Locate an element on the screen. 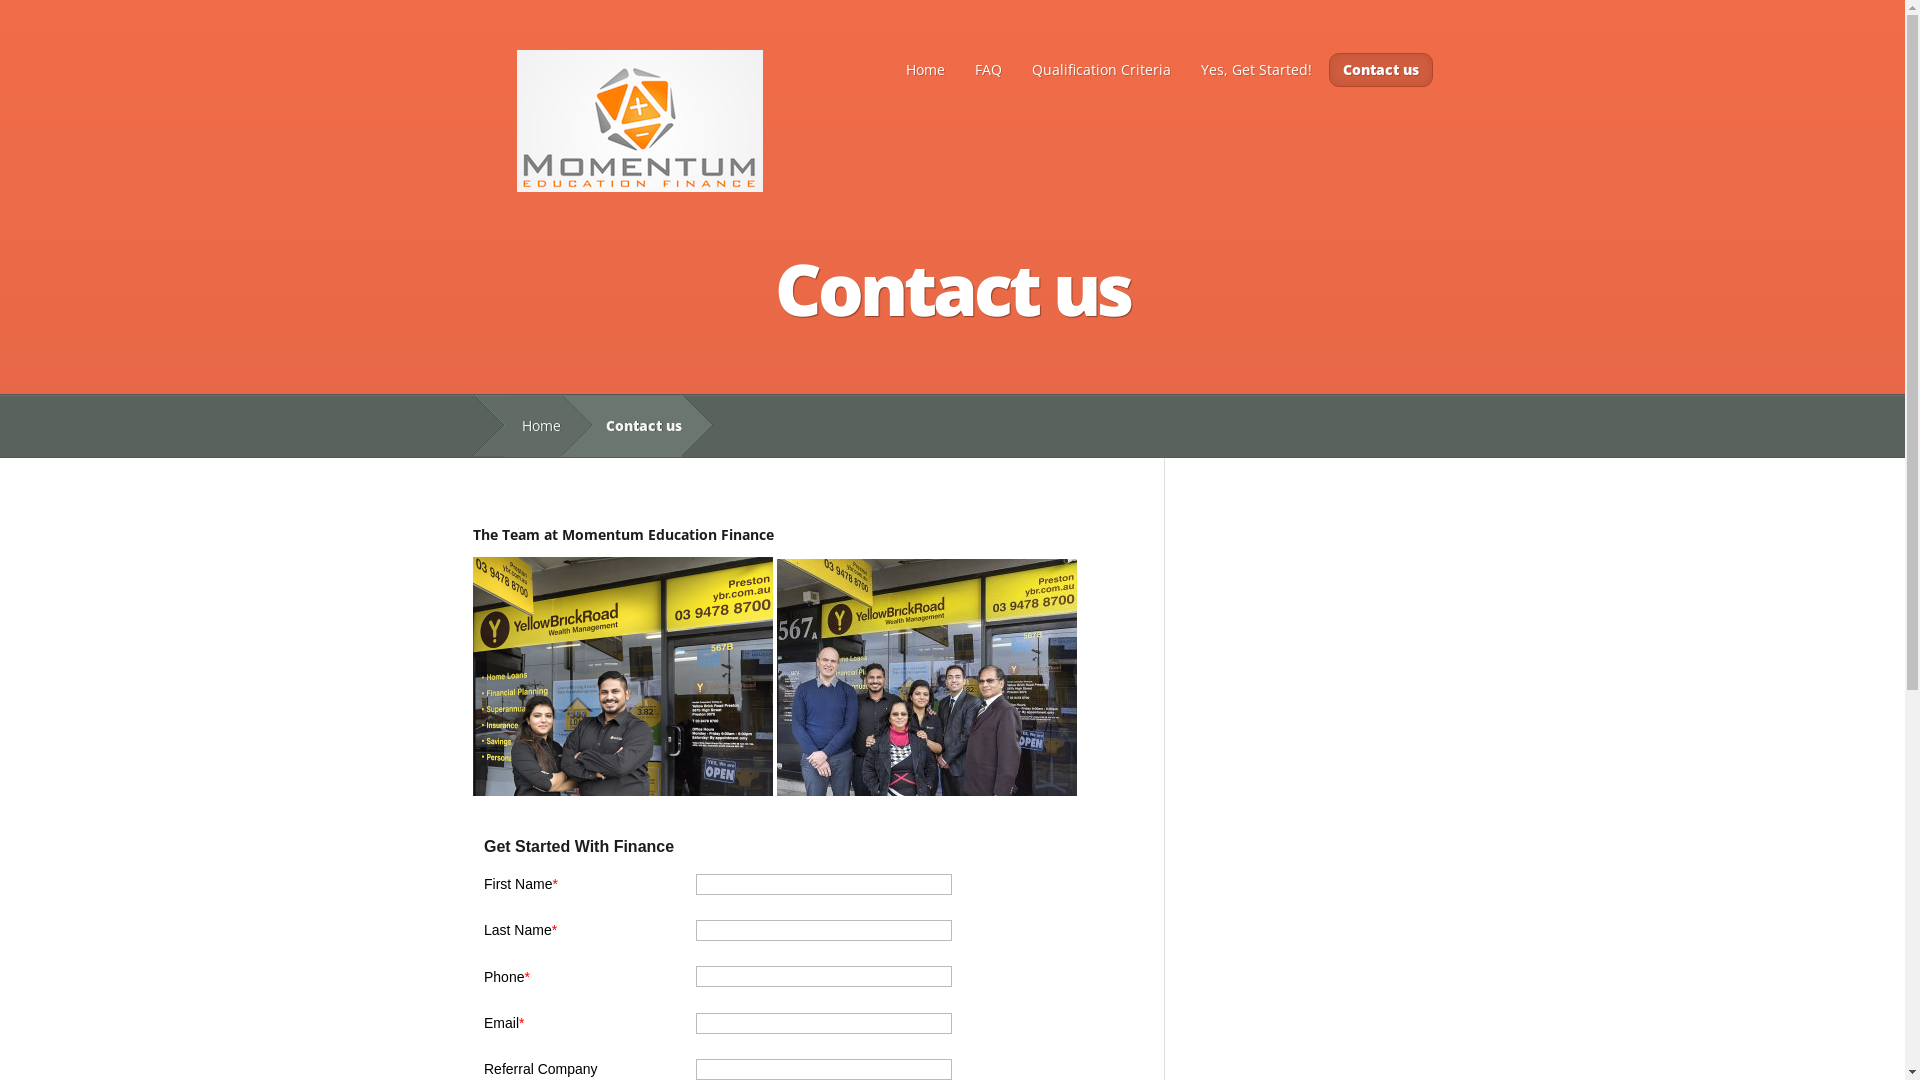 The width and height of the screenshot is (1920, 1080). 'Home' is located at coordinates (532, 425).